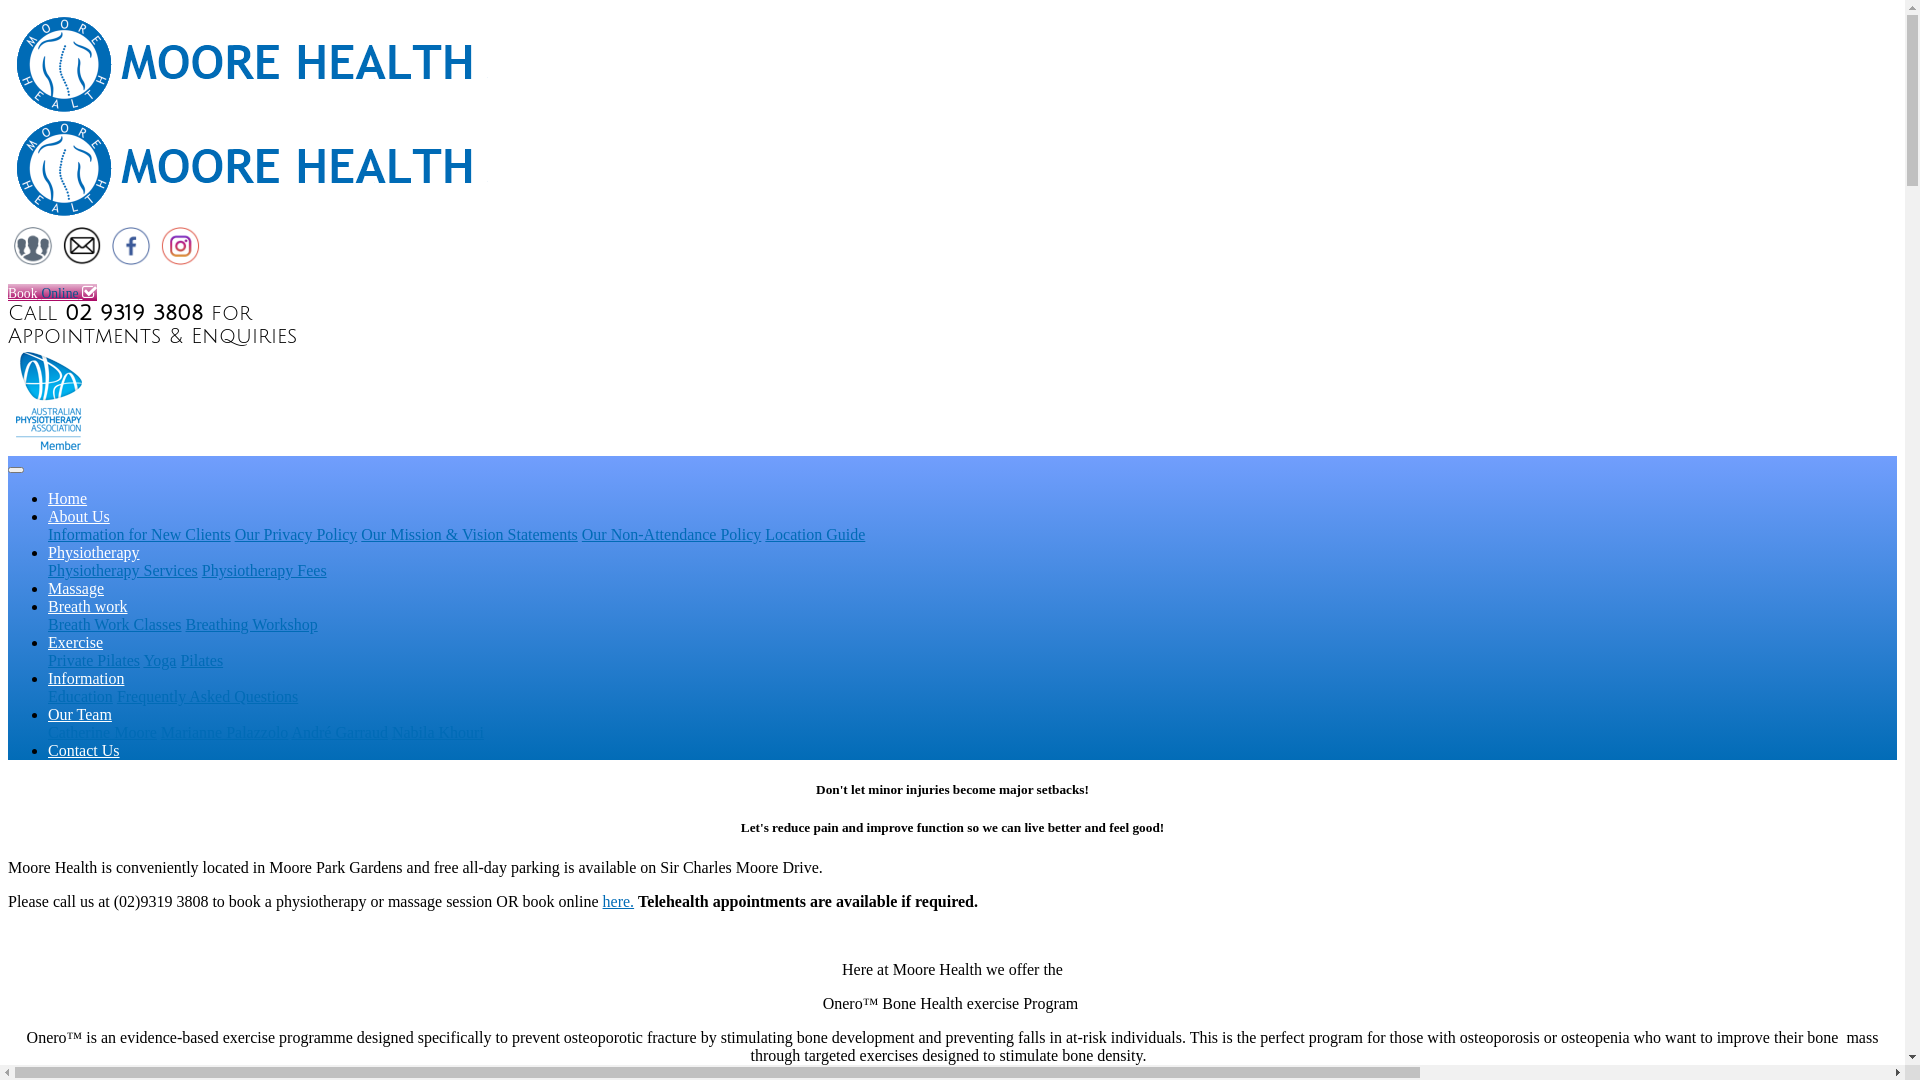  What do you see at coordinates (114, 623) in the screenshot?
I see `'Breath Work Classes'` at bounding box center [114, 623].